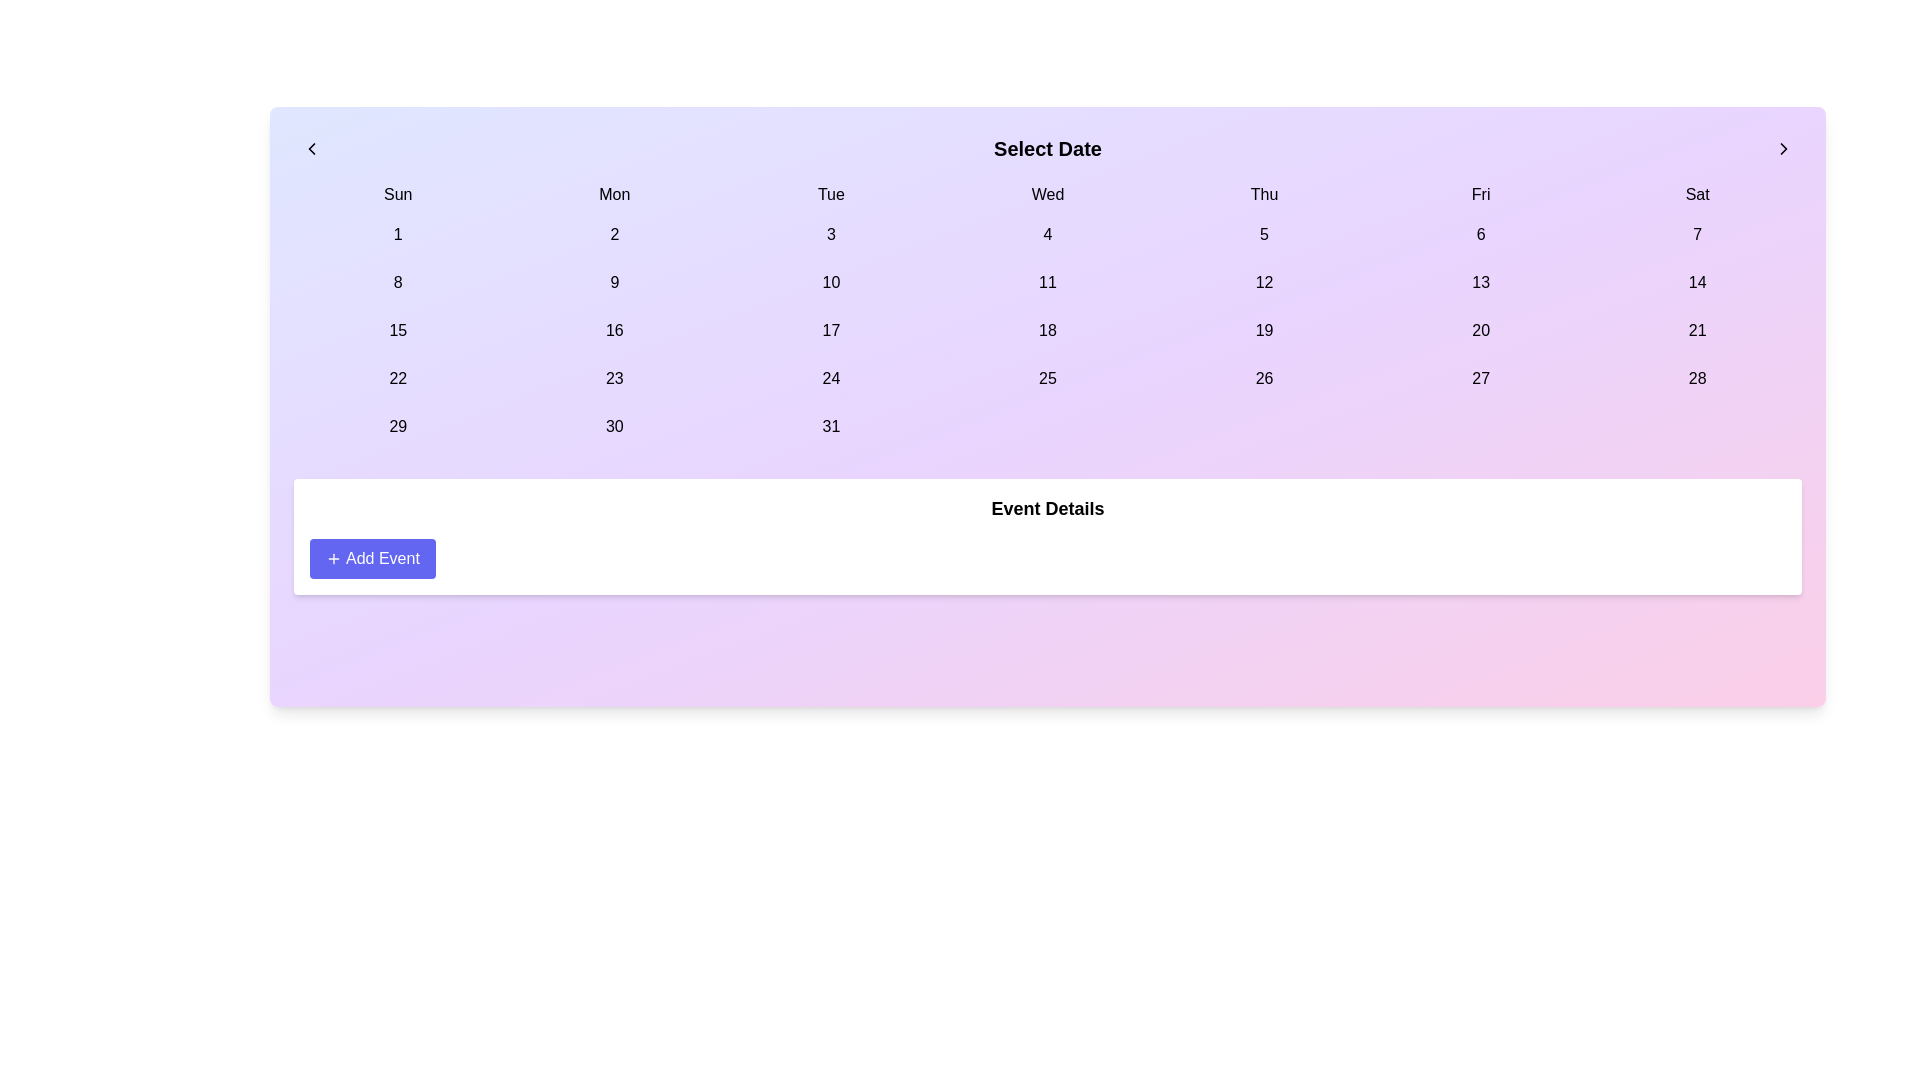 This screenshot has height=1080, width=1920. What do you see at coordinates (1481, 234) in the screenshot?
I see `the button-like element displaying the number '6' located in the first row of date cells under the 'Fri' header` at bounding box center [1481, 234].